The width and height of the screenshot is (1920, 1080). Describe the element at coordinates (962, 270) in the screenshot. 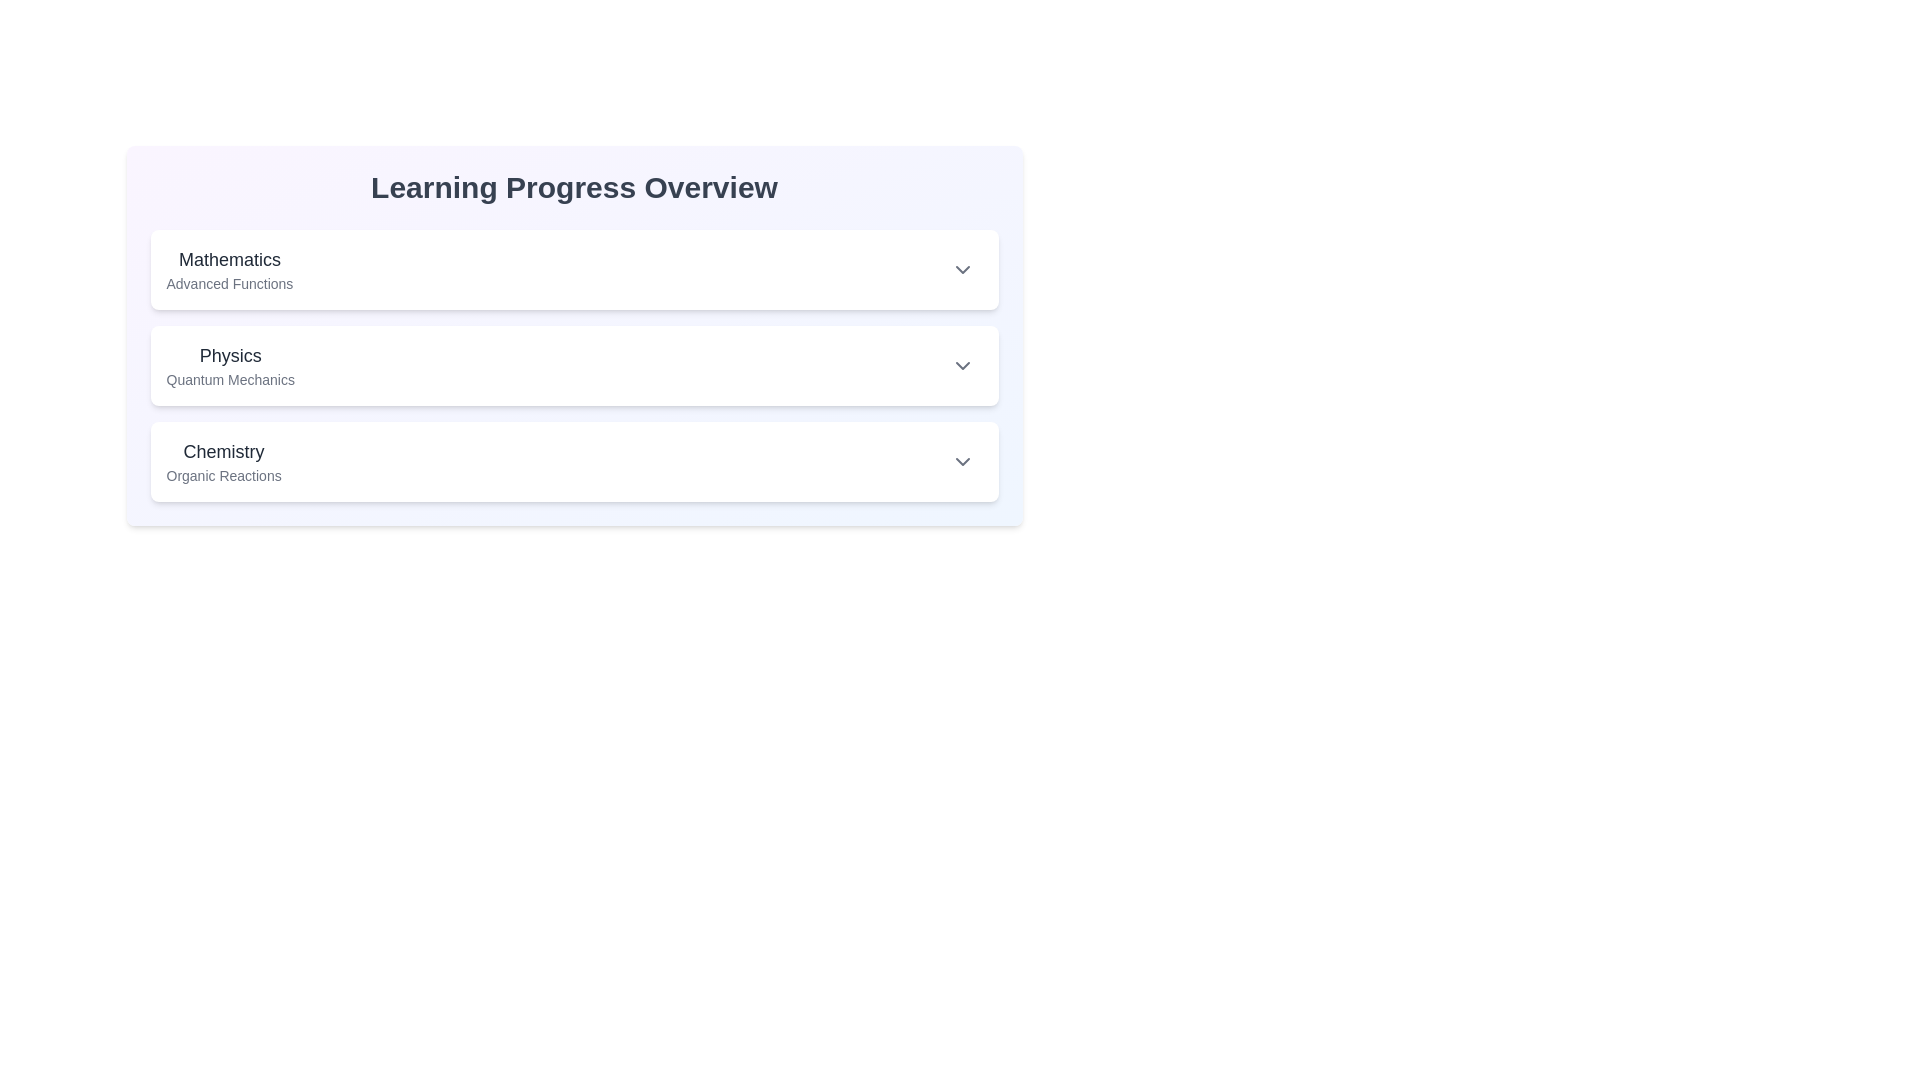

I see `the button with a downward chevron icon located in the top right corner of the 'Mathematics' section card` at that location.